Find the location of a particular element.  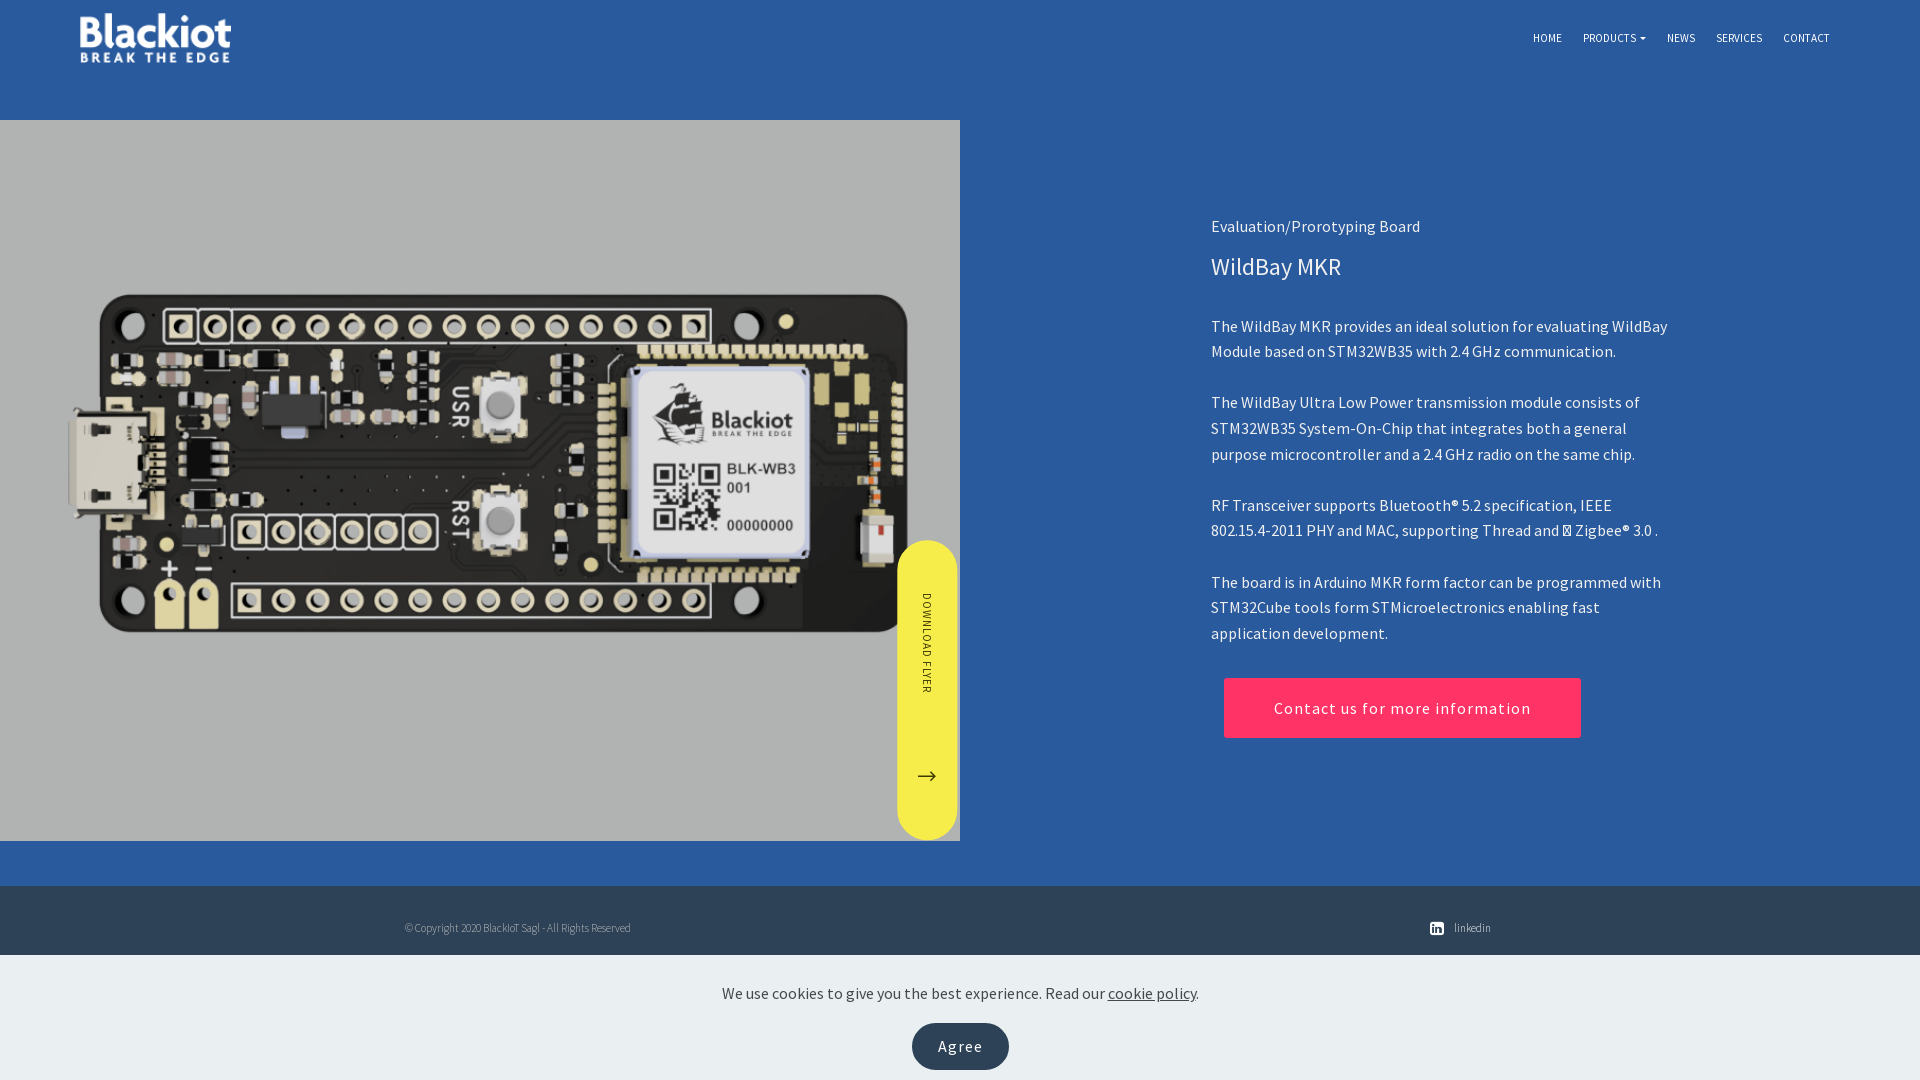

'Agree' is located at coordinates (960, 1045).